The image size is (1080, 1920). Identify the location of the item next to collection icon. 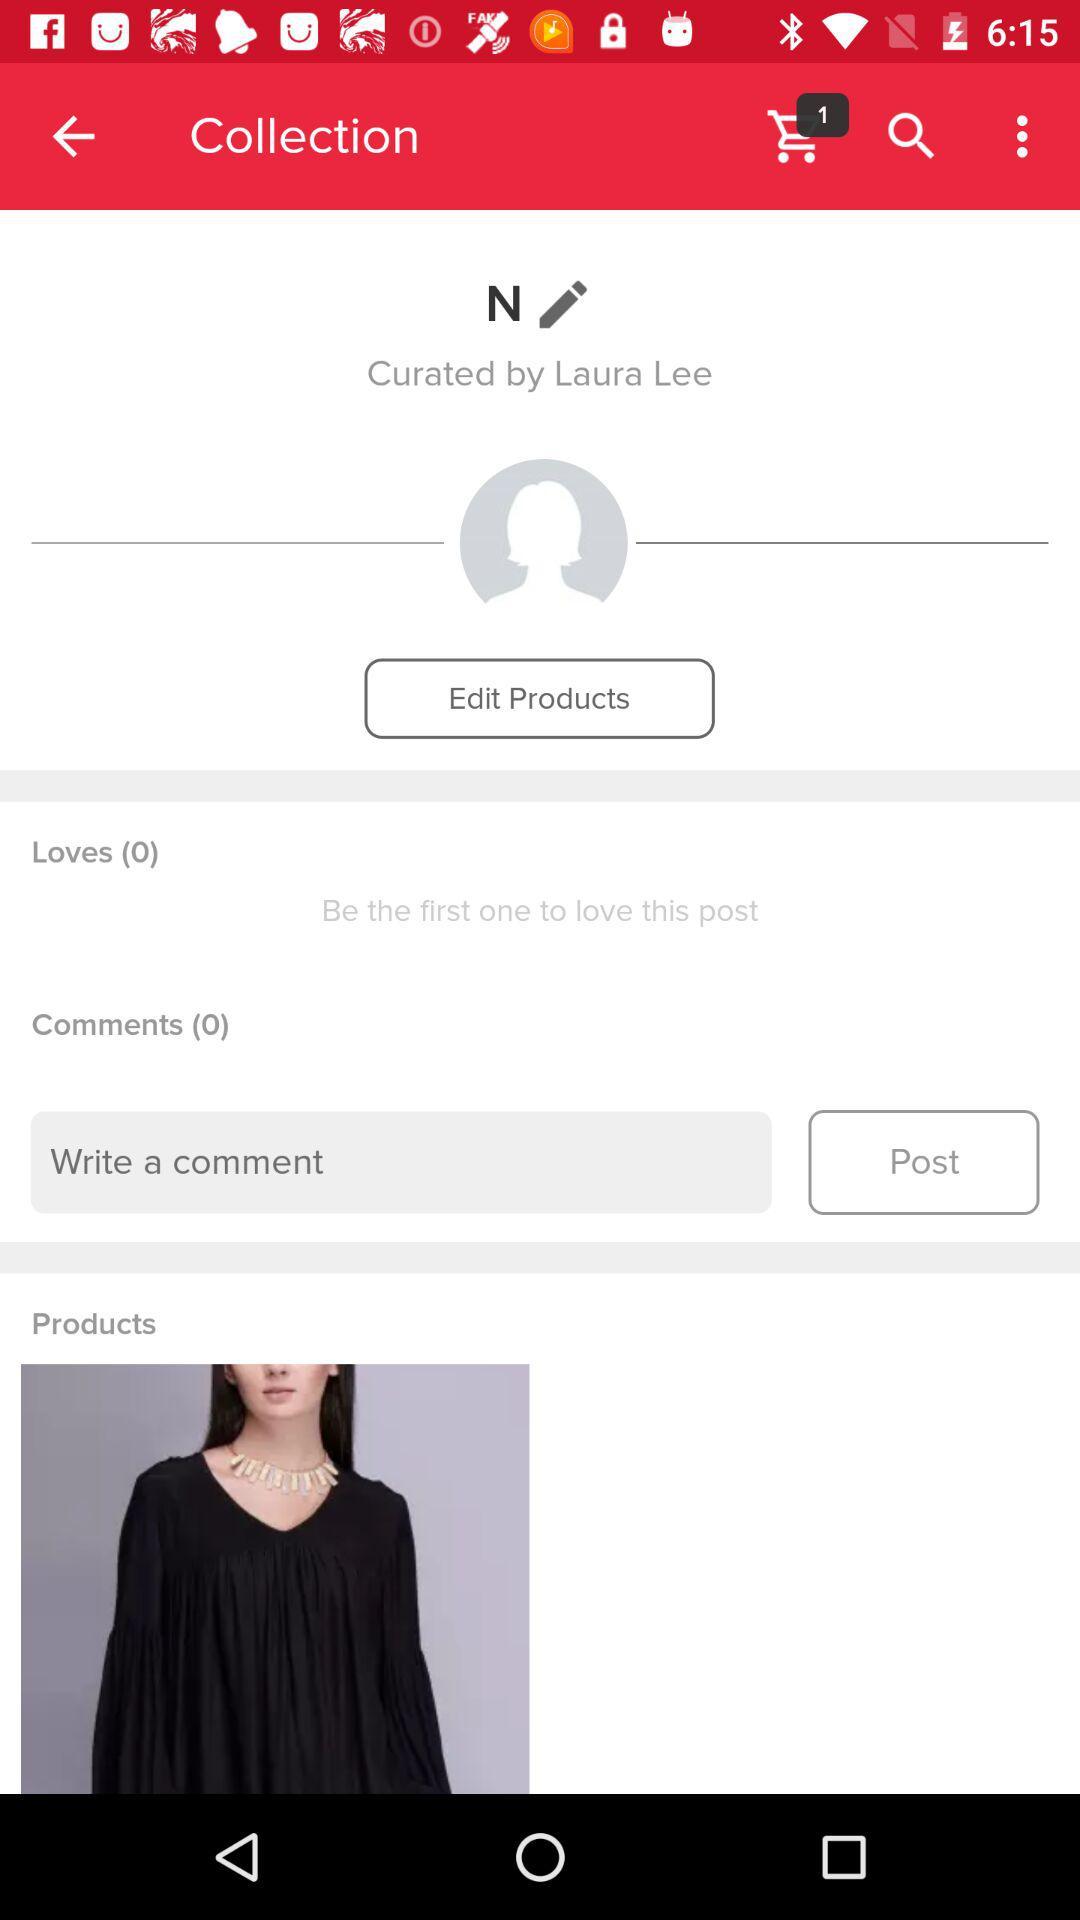
(72, 135).